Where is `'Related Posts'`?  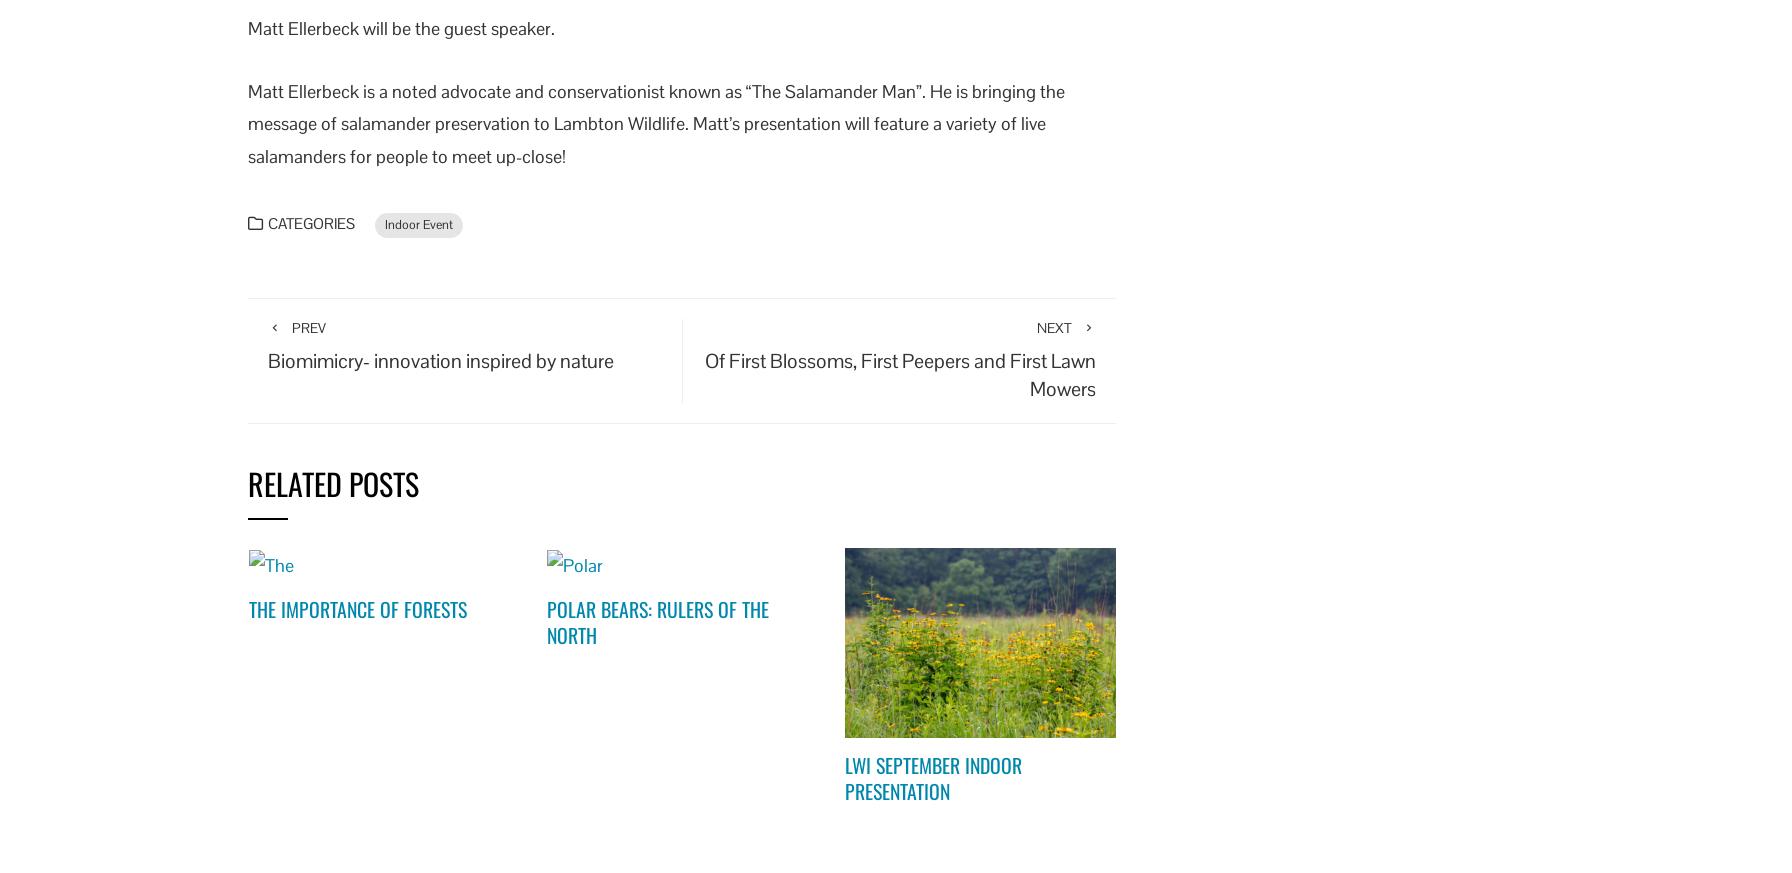 'Related Posts' is located at coordinates (333, 483).